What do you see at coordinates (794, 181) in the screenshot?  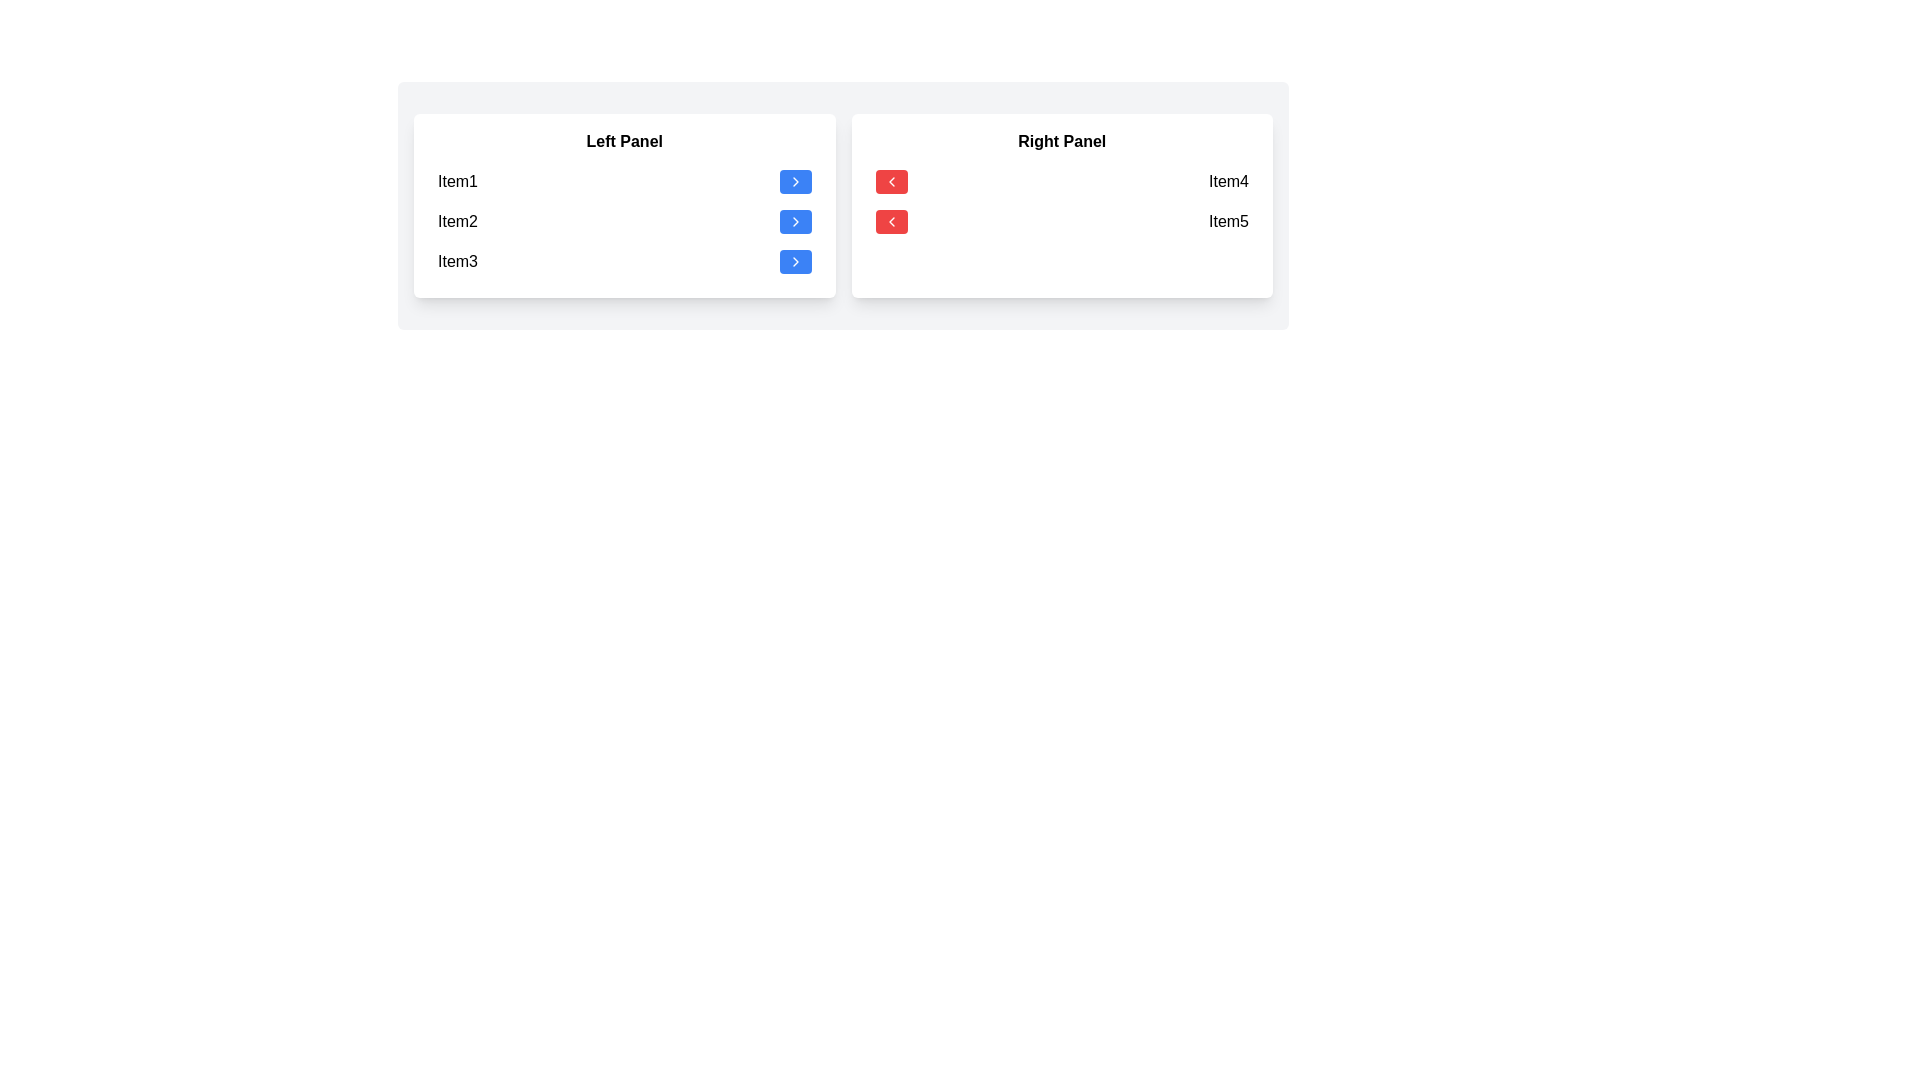 I see `blue button next to the item labeled Item1 in the left panel to transfer it to the right panel` at bounding box center [794, 181].